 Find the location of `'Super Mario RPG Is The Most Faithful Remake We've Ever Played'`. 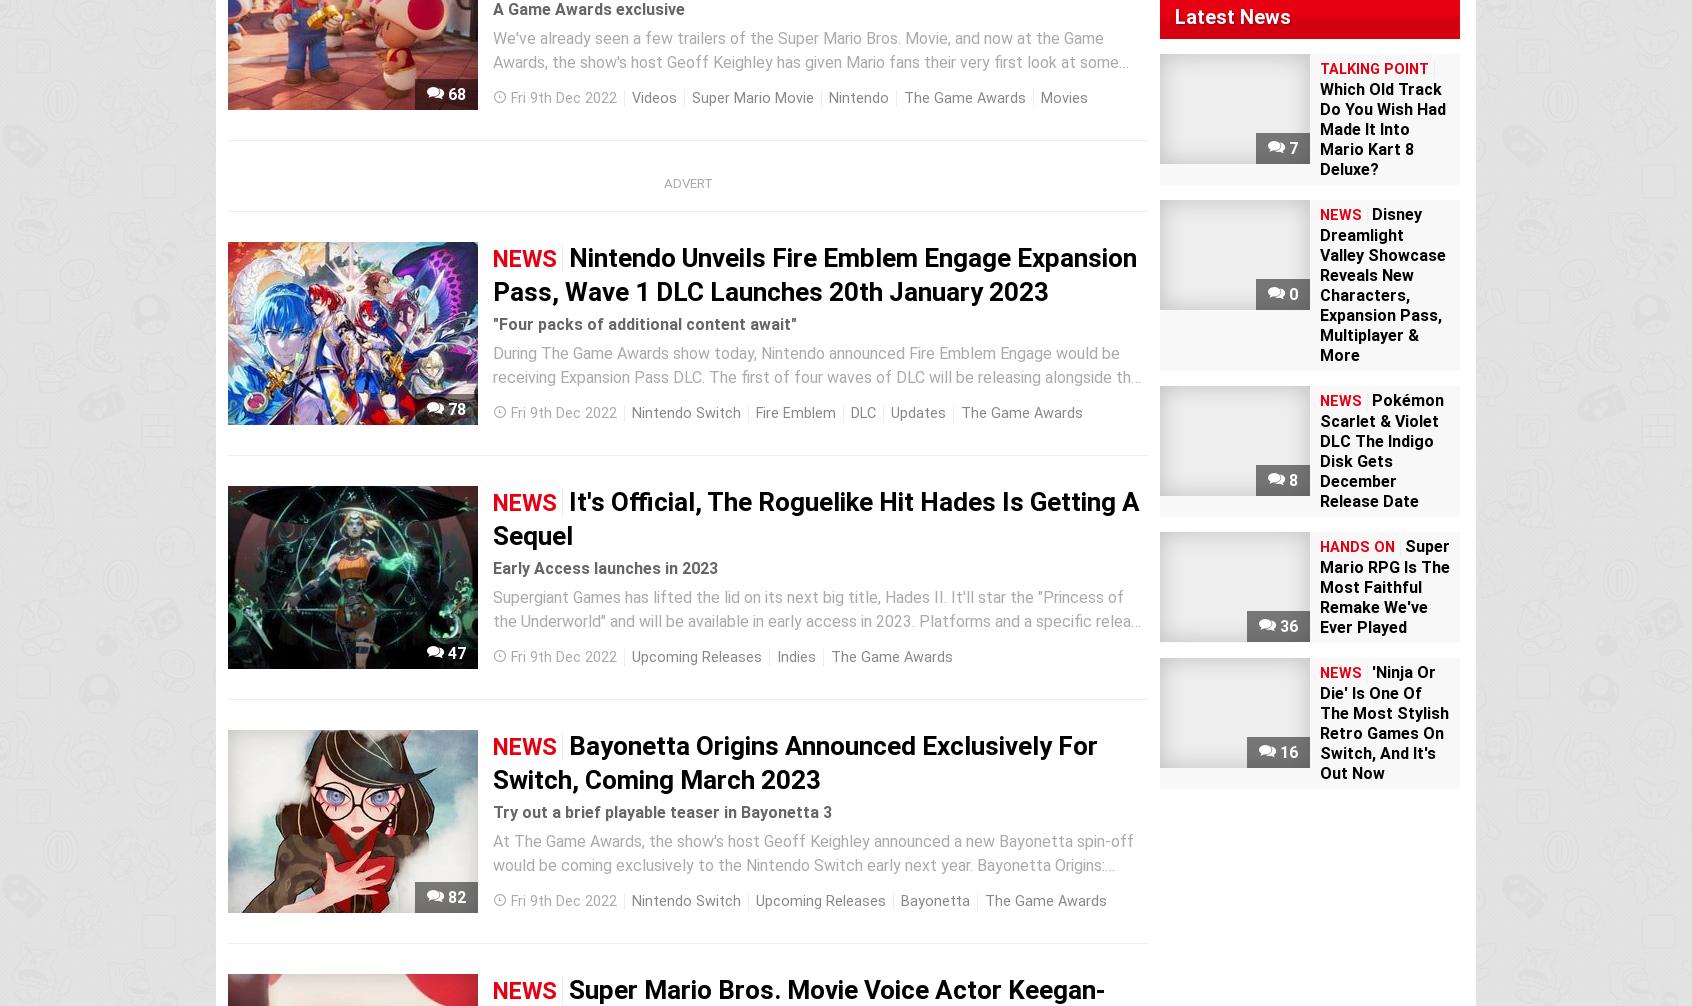

'Super Mario RPG Is The Most Faithful Remake We've Ever Played' is located at coordinates (1385, 587).